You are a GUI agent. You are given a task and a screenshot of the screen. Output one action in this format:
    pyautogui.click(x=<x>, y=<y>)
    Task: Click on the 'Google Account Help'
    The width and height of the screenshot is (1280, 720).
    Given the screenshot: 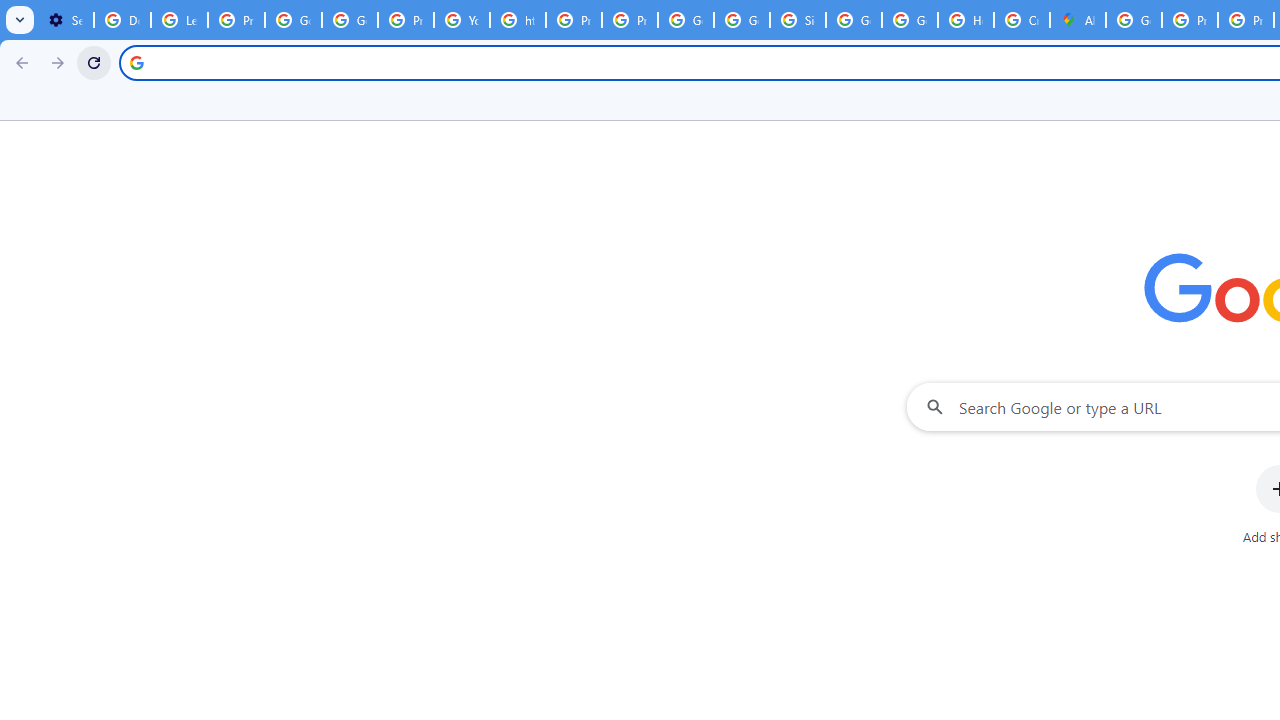 What is the action you would take?
    pyautogui.click(x=292, y=20)
    